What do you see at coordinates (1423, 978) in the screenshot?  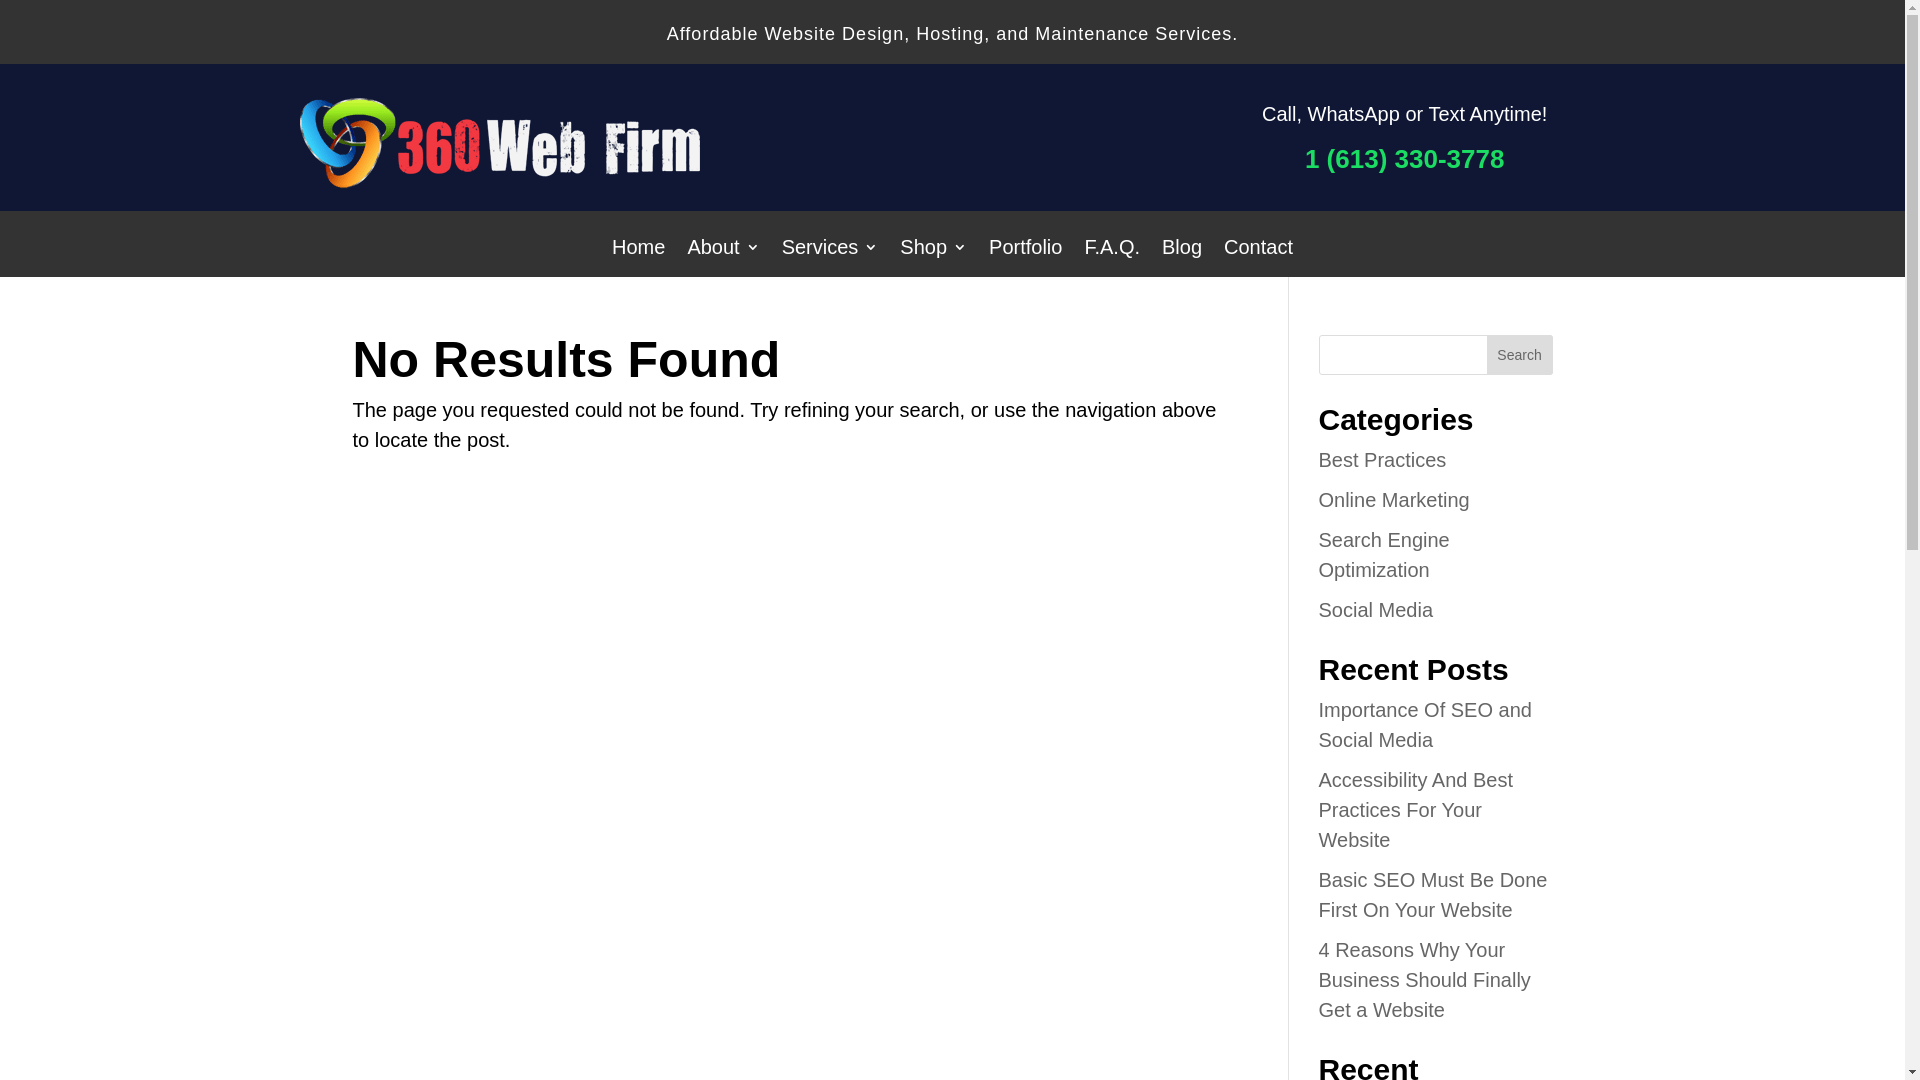 I see `'4 Reasons Why Your Business Should Finally Get a Website'` at bounding box center [1423, 978].